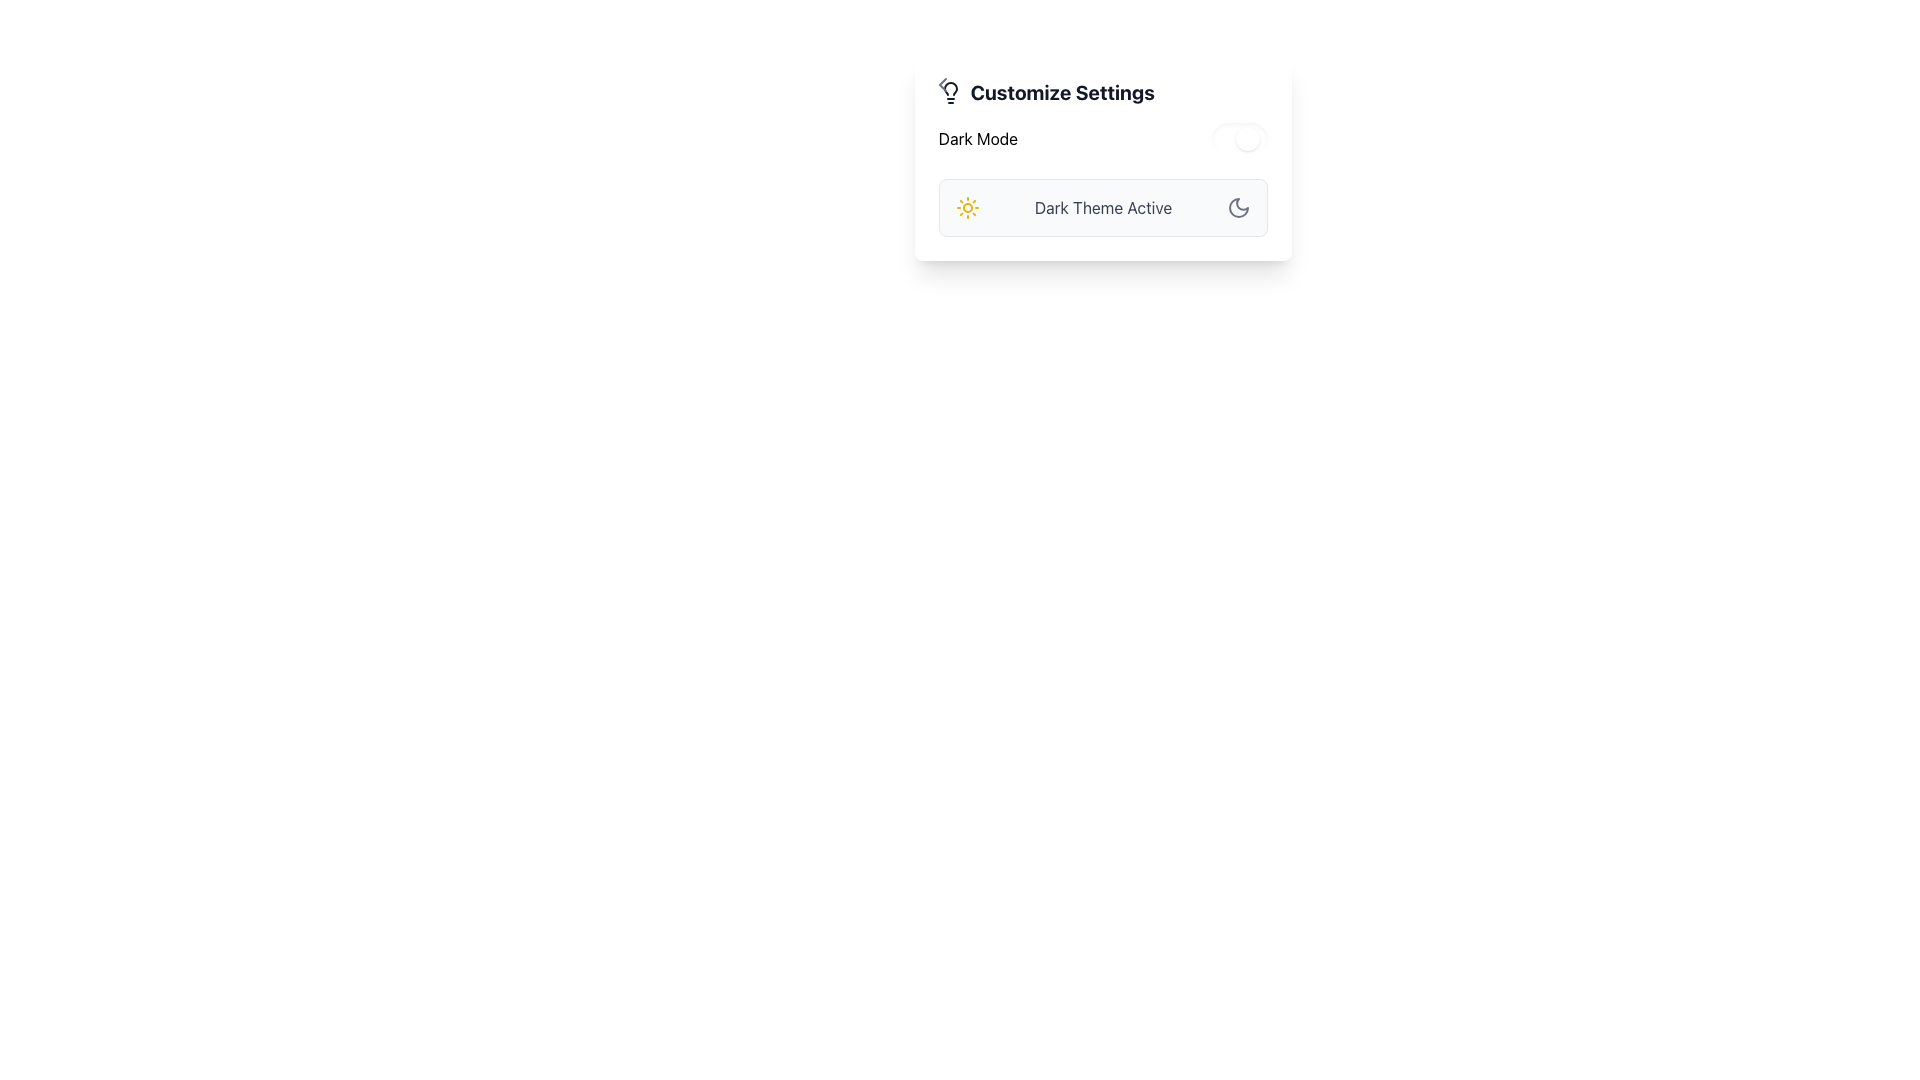  What do you see at coordinates (967, 208) in the screenshot?
I see `the active sun icon, which is bright yellow and indicates that the dark theme is active, located next to the text 'Dark Theme Active'` at bounding box center [967, 208].